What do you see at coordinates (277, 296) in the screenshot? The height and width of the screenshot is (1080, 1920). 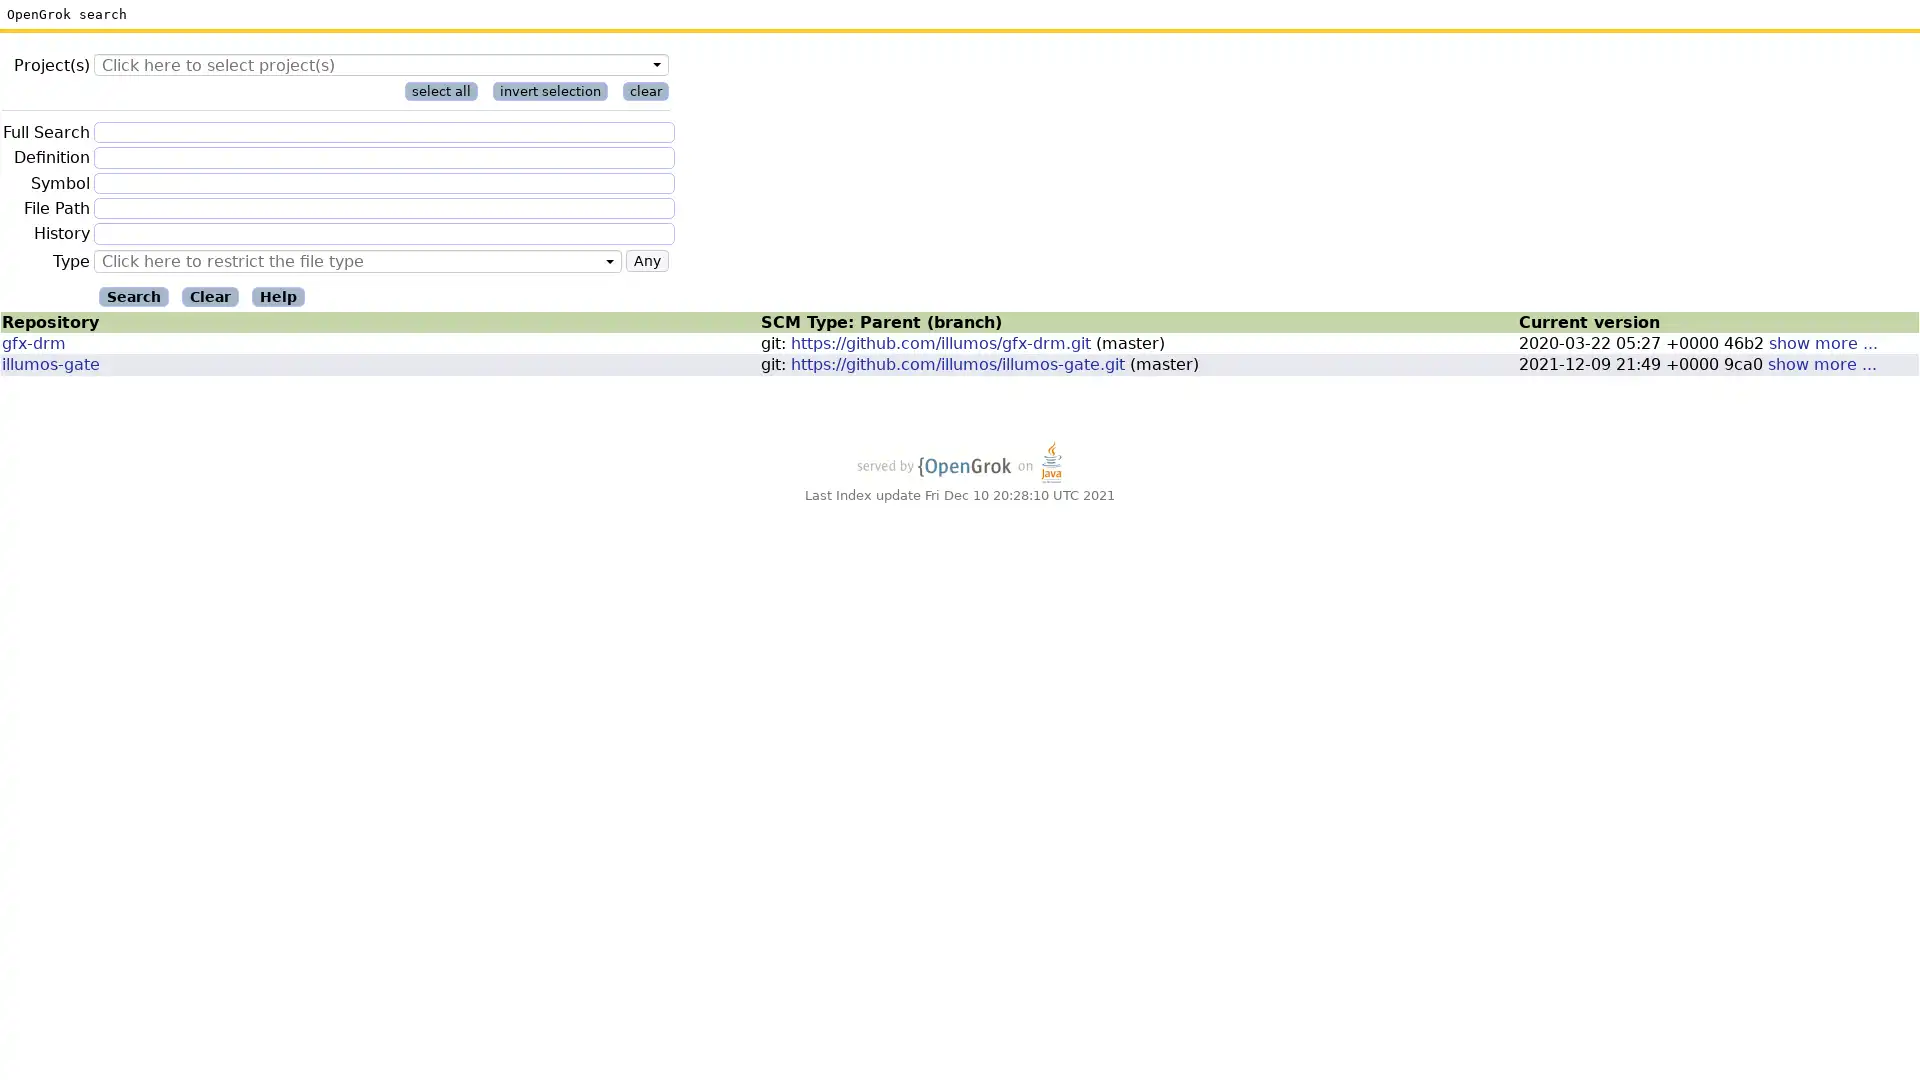 I see `Help` at bounding box center [277, 296].